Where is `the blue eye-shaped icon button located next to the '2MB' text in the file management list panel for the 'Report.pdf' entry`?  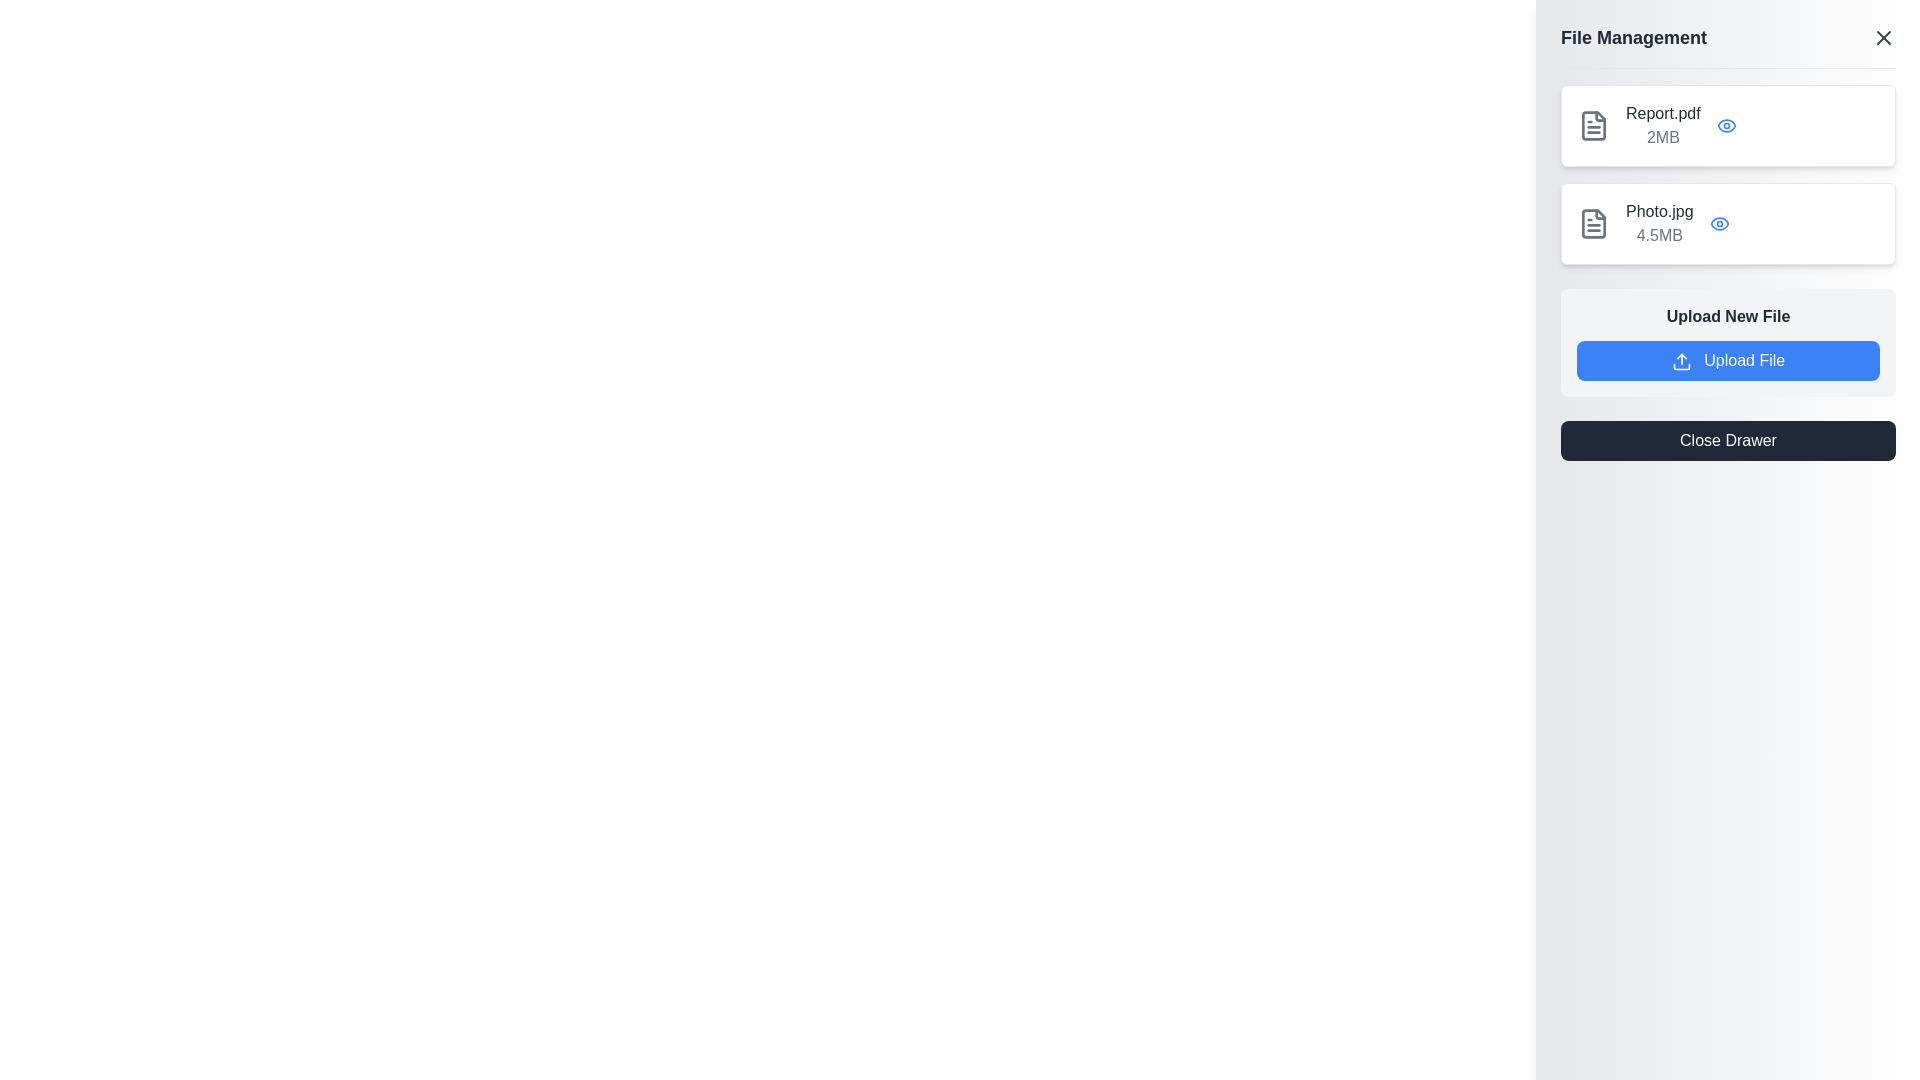
the blue eye-shaped icon button located next to the '2MB' text in the file management list panel for the 'Report.pdf' entry is located at coordinates (1725, 126).